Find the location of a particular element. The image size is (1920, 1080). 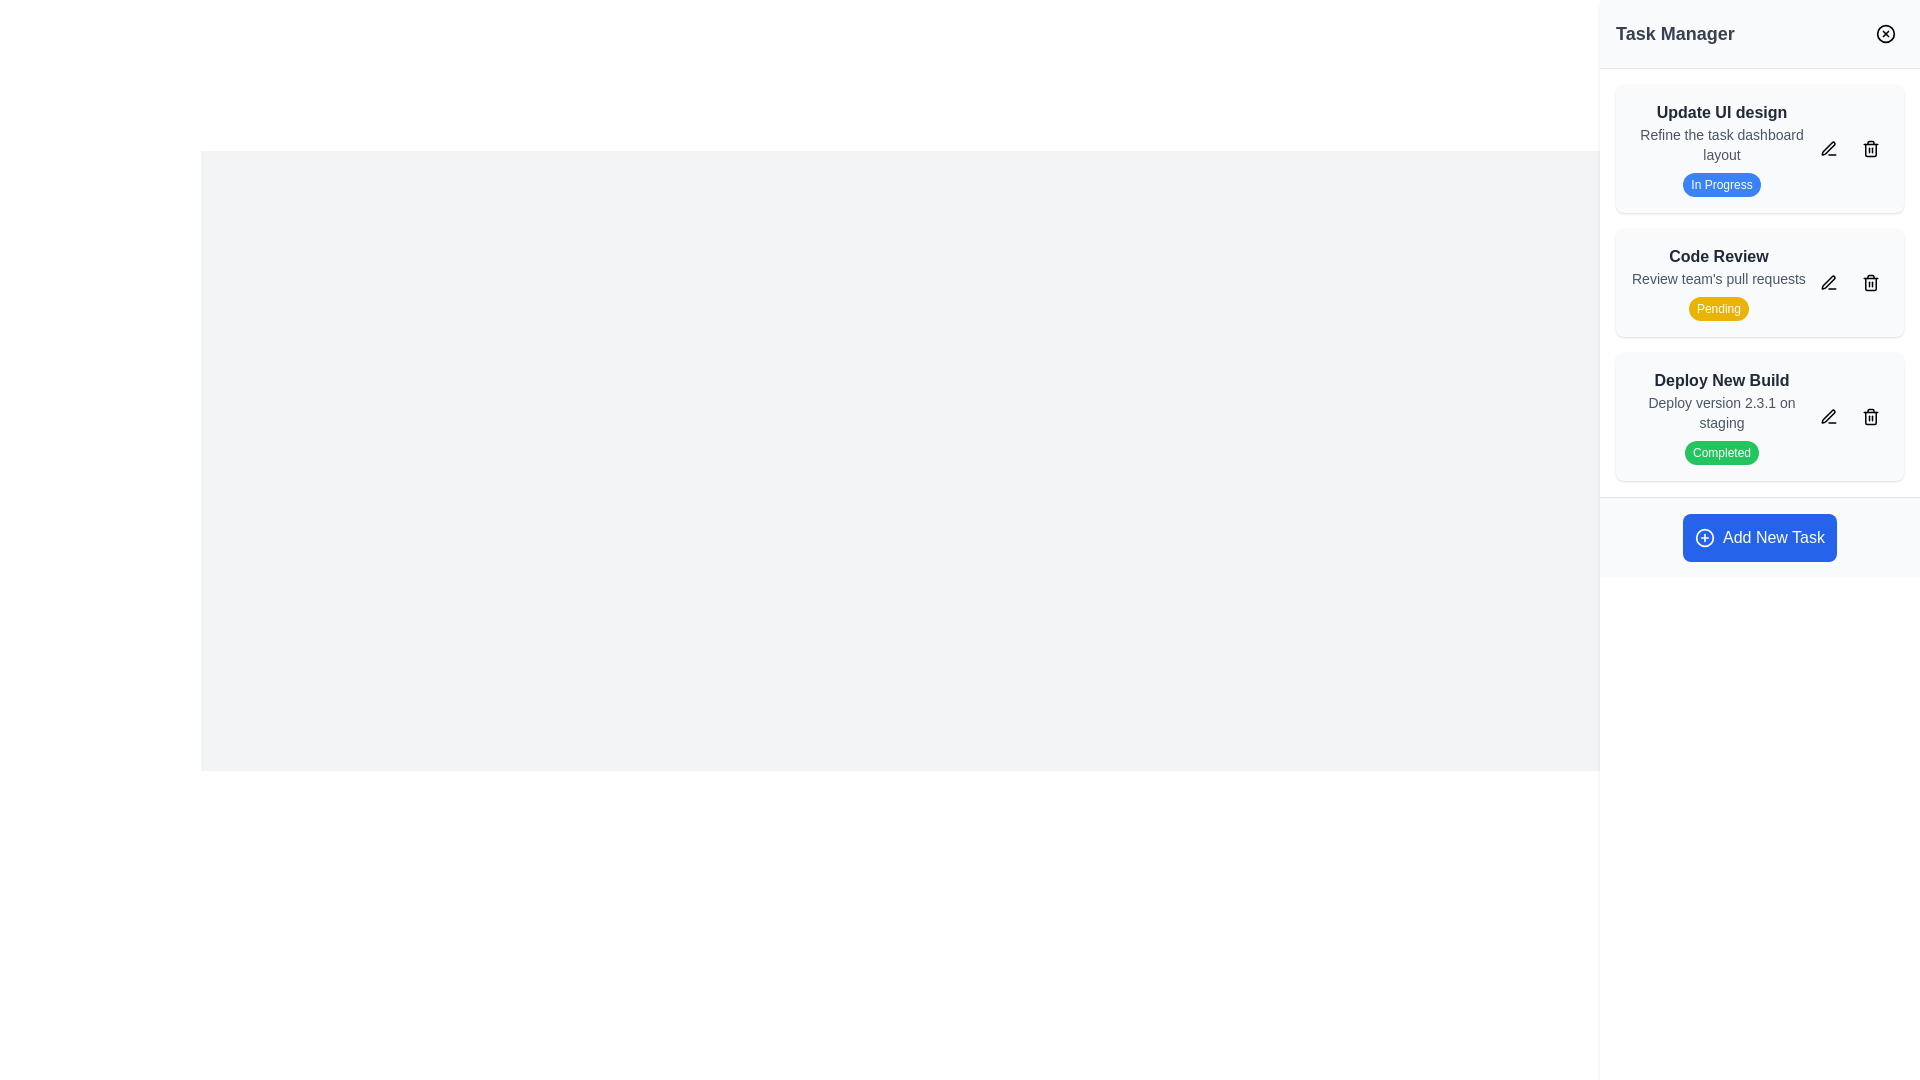

the decorative outer circle of the close button icon located in the top-right corner of the Task Manager panel is located at coordinates (1885, 34).